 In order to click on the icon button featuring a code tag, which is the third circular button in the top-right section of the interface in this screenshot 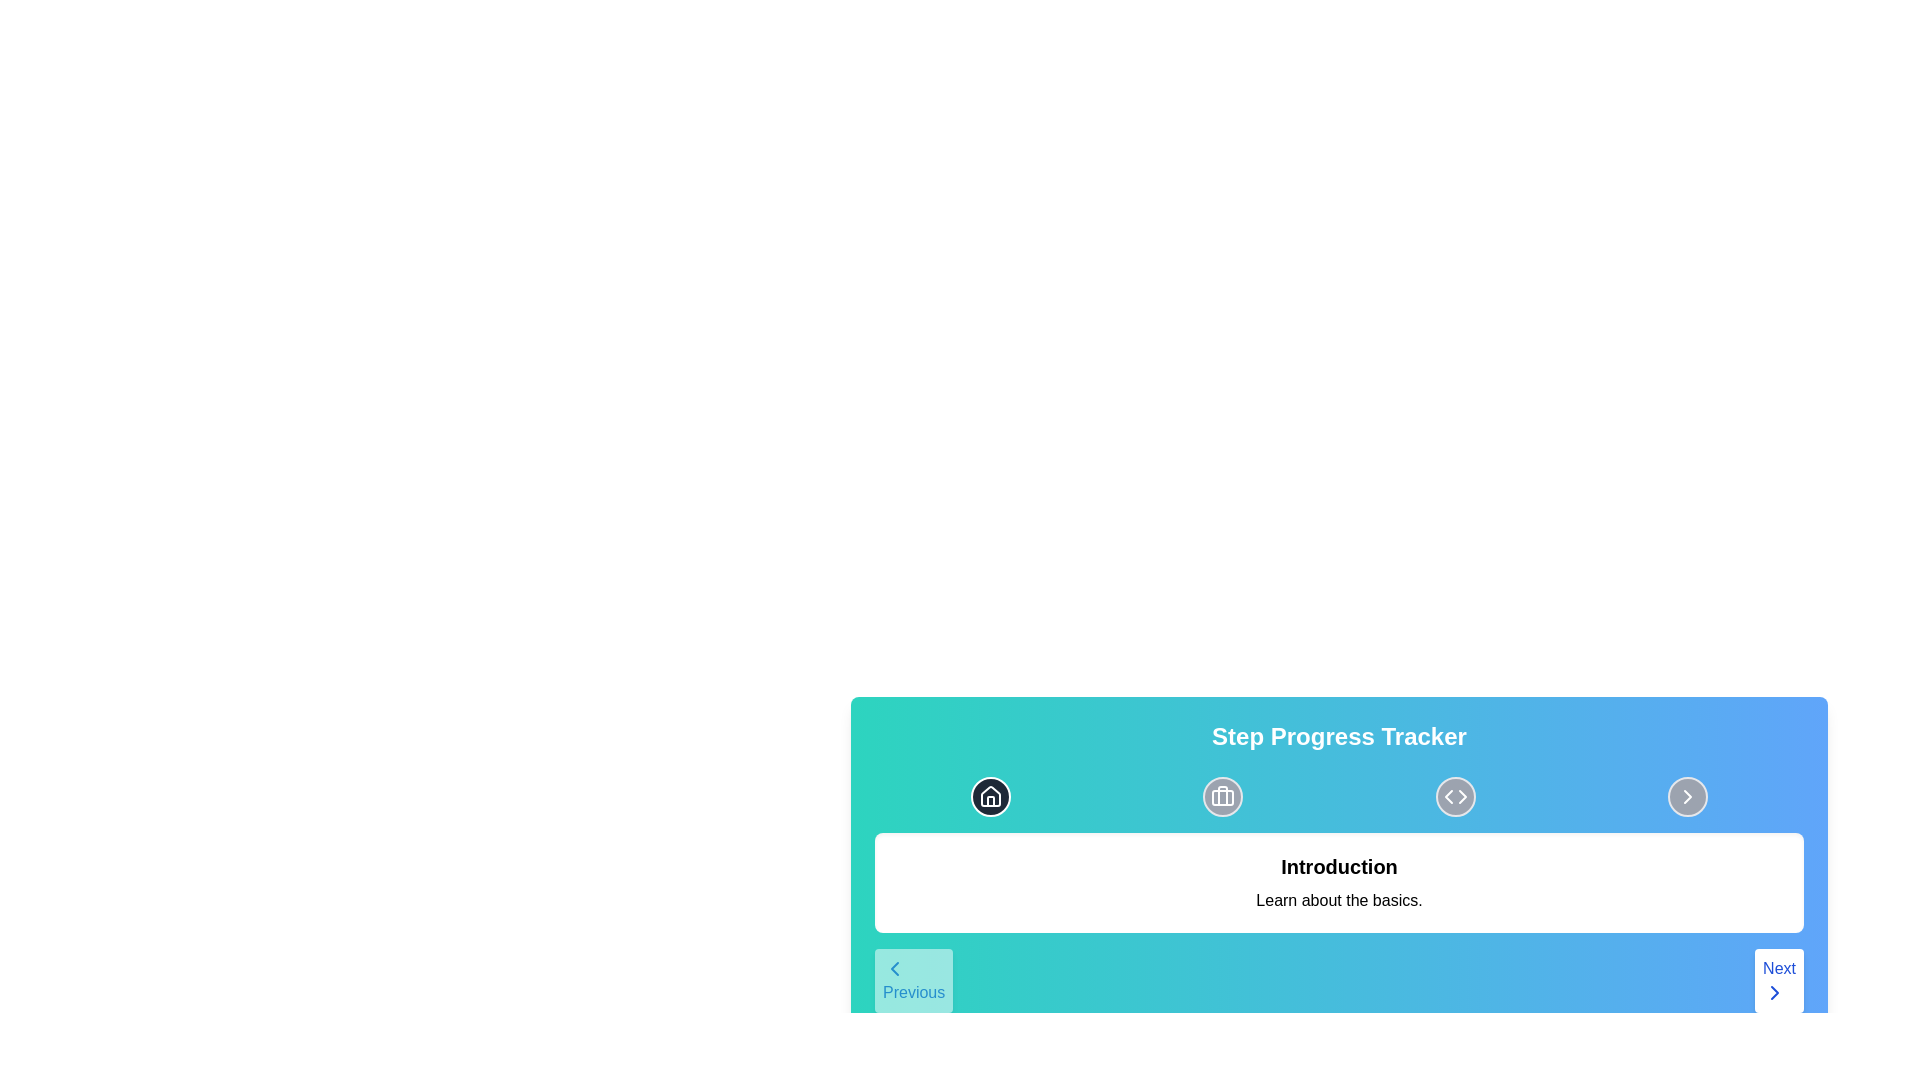, I will do `click(1455, 796)`.